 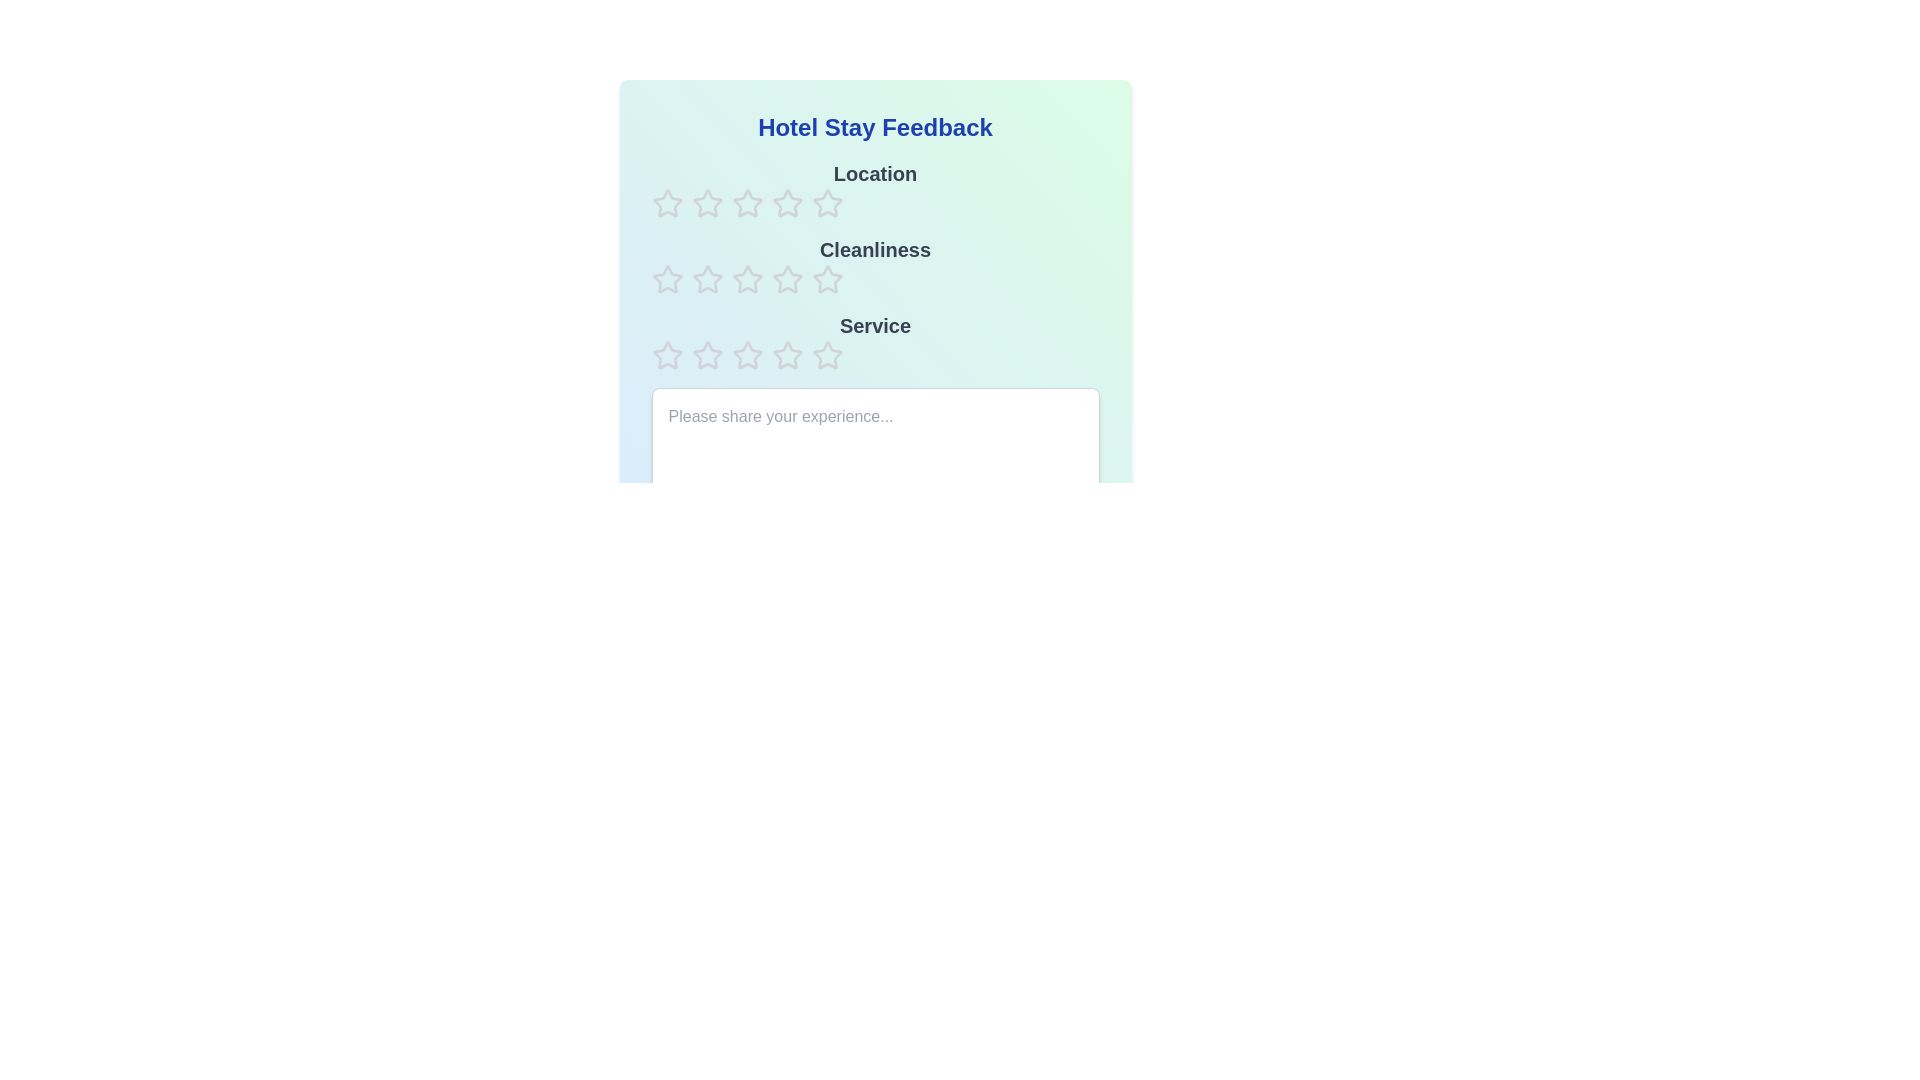 What do you see at coordinates (786, 354) in the screenshot?
I see `the third star rating icon in the 'Service' rating row for accessibility interactions` at bounding box center [786, 354].